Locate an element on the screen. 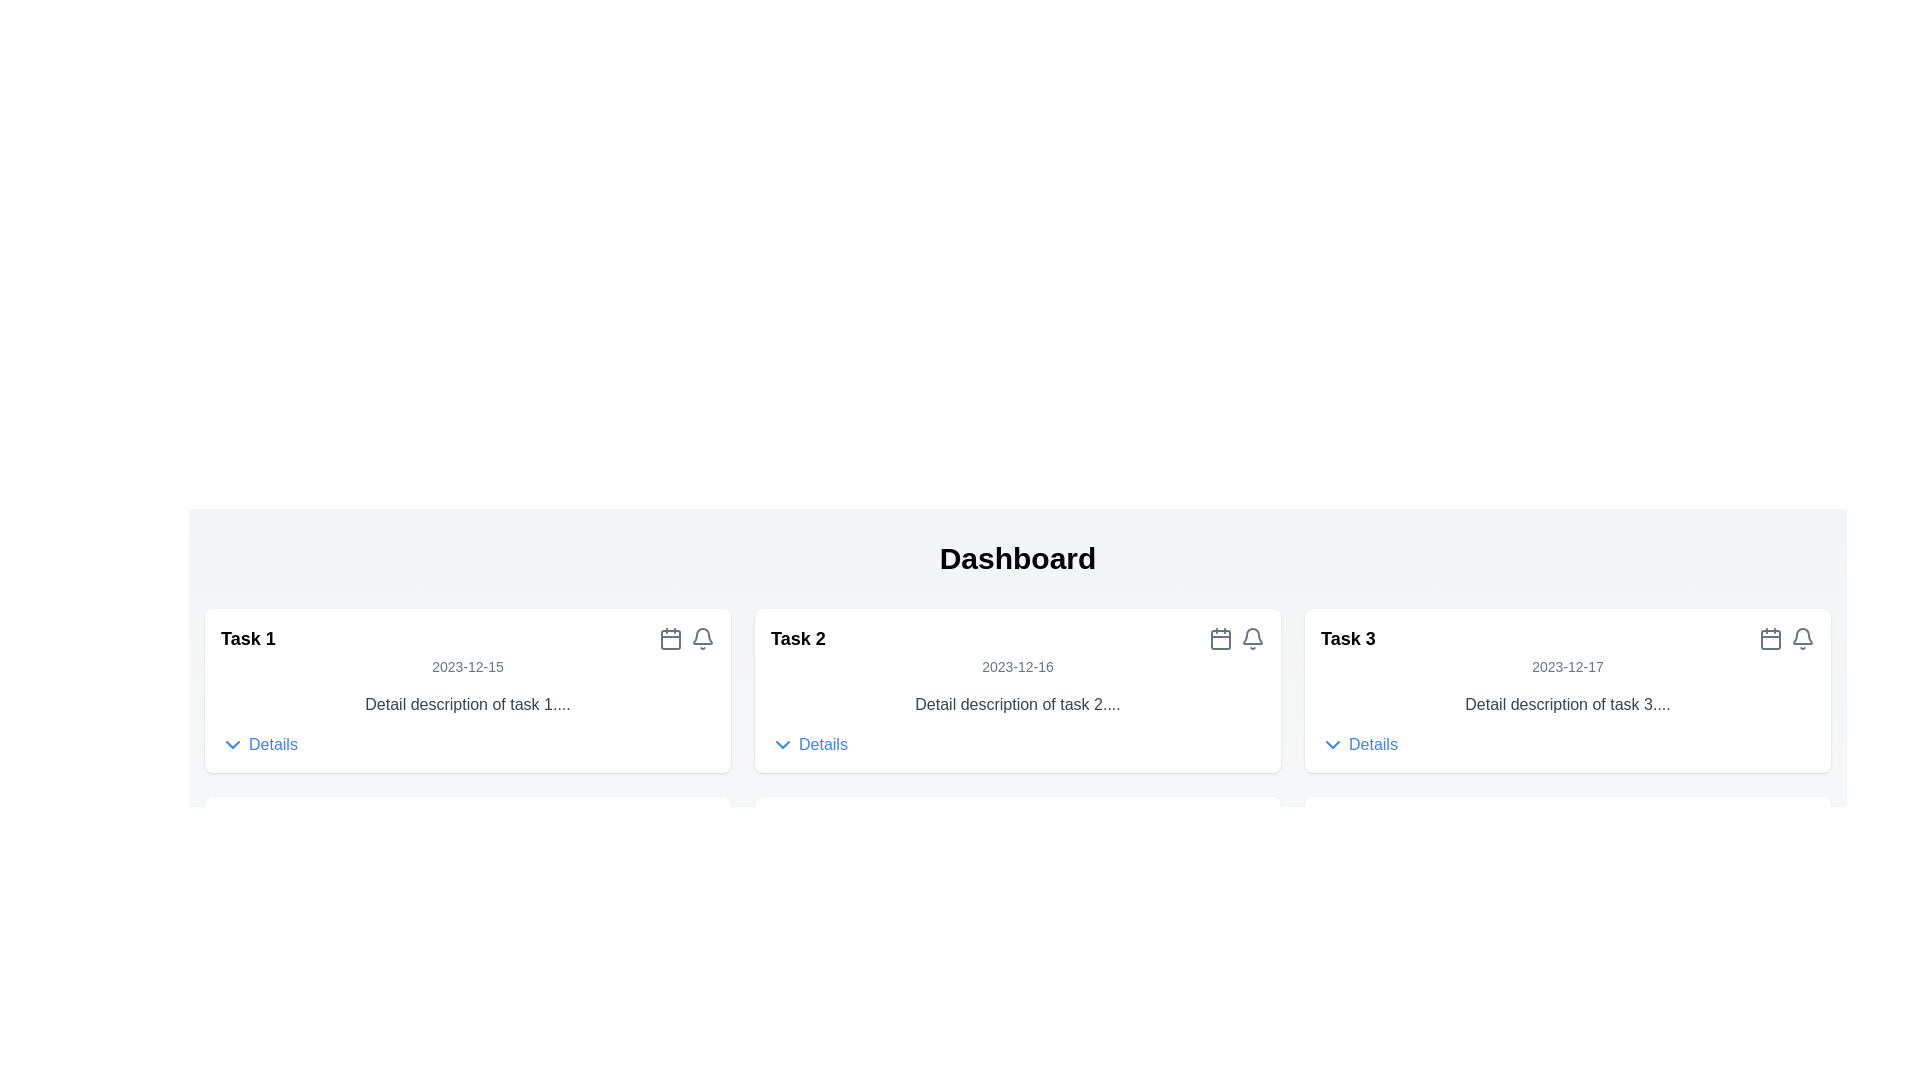  the bell-shaped notification icon located in the top-right corner of the card labeled 'Task 3' is located at coordinates (1803, 636).